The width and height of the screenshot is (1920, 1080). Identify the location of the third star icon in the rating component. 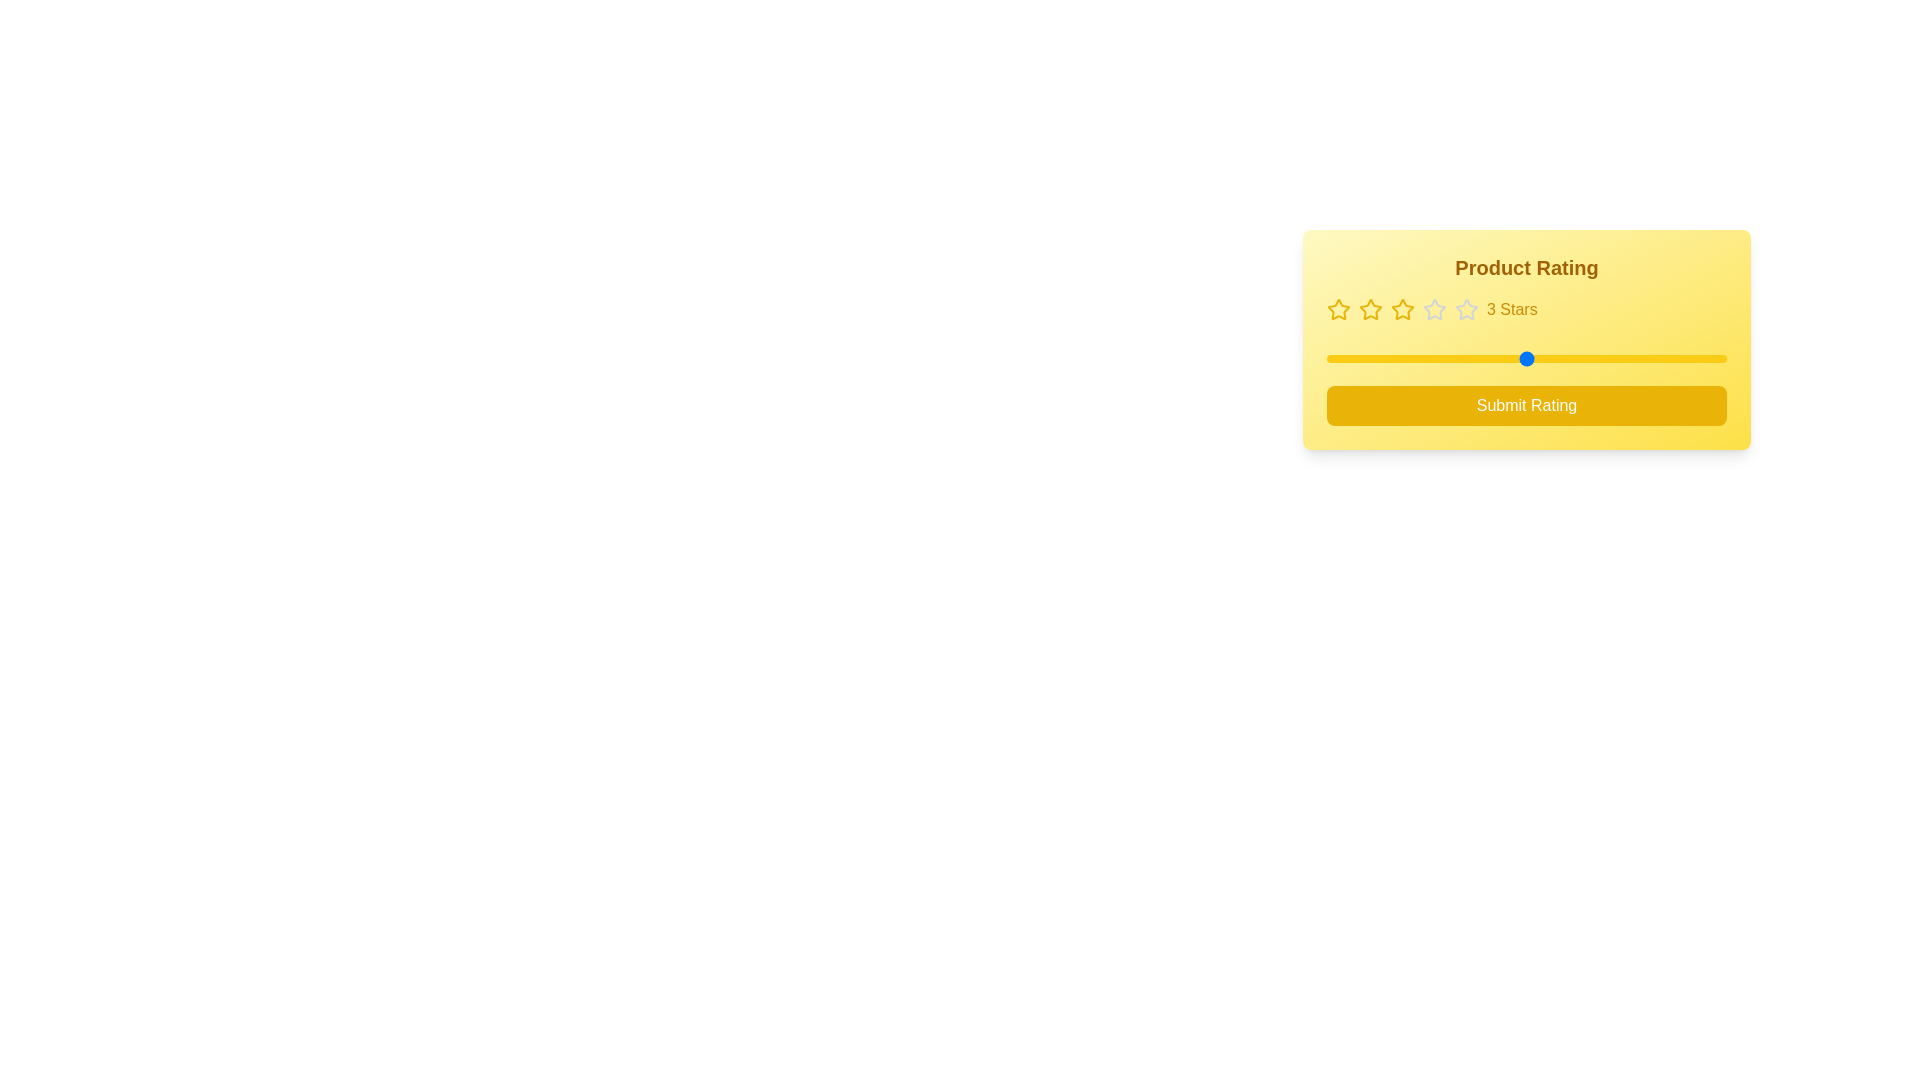
(1433, 308).